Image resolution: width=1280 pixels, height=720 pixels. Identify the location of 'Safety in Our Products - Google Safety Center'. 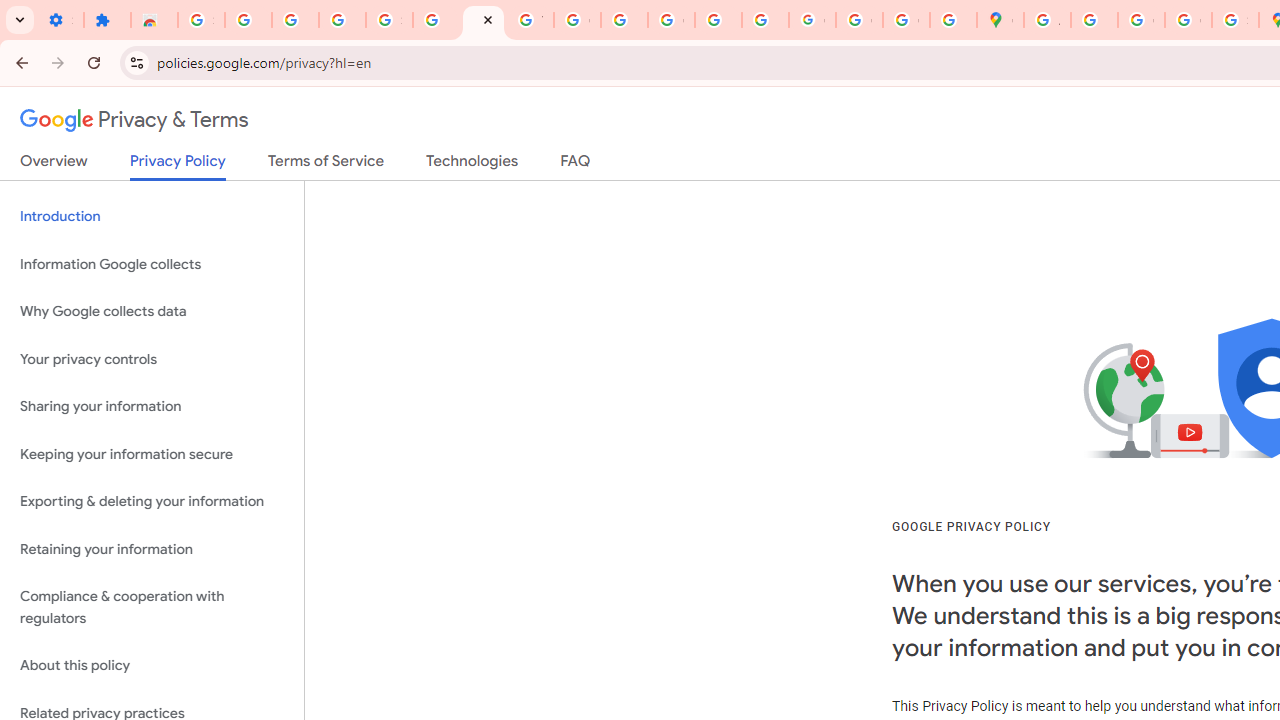
(1234, 20).